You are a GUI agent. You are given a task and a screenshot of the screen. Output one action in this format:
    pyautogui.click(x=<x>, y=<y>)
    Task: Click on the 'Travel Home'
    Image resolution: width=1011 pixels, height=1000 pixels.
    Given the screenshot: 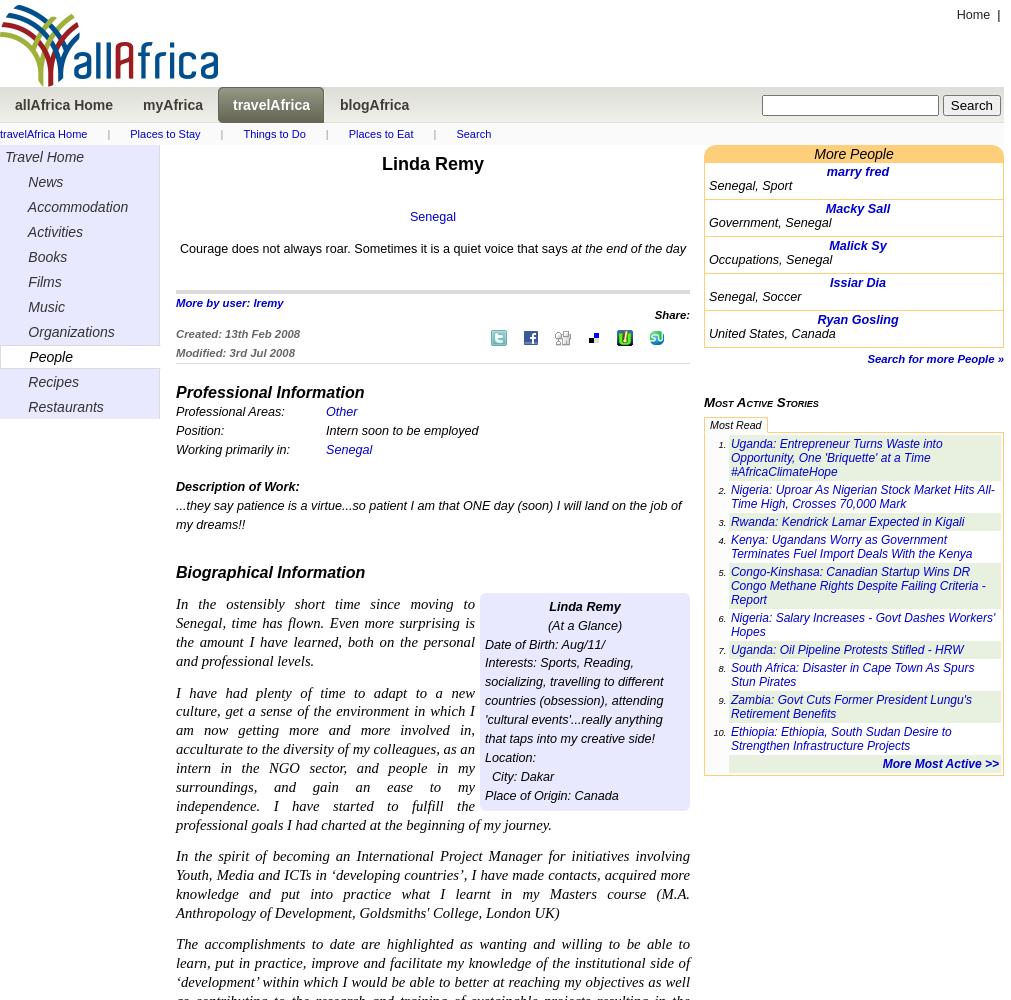 What is the action you would take?
    pyautogui.click(x=43, y=157)
    